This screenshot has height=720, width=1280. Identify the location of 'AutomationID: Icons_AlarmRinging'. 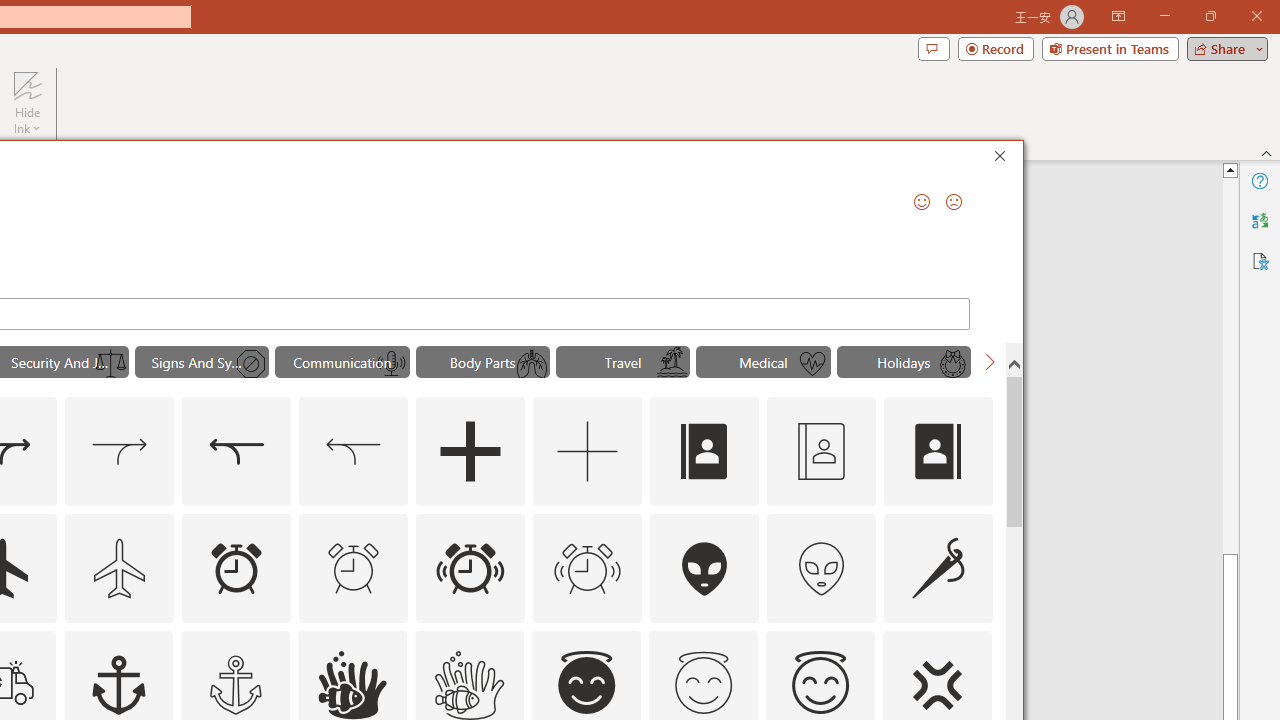
(470, 568).